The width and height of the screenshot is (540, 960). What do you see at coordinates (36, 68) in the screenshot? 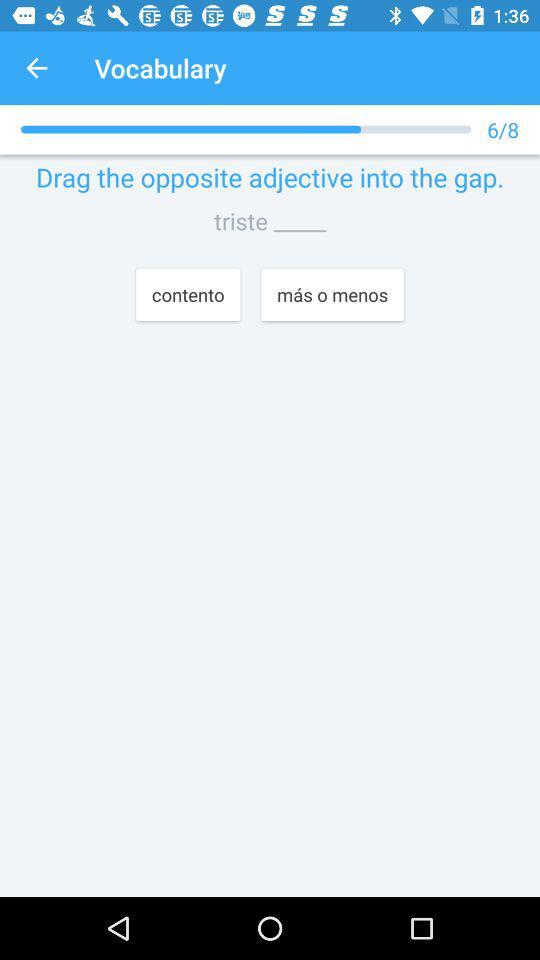
I see `the icon to the left of the vocabulary app` at bounding box center [36, 68].